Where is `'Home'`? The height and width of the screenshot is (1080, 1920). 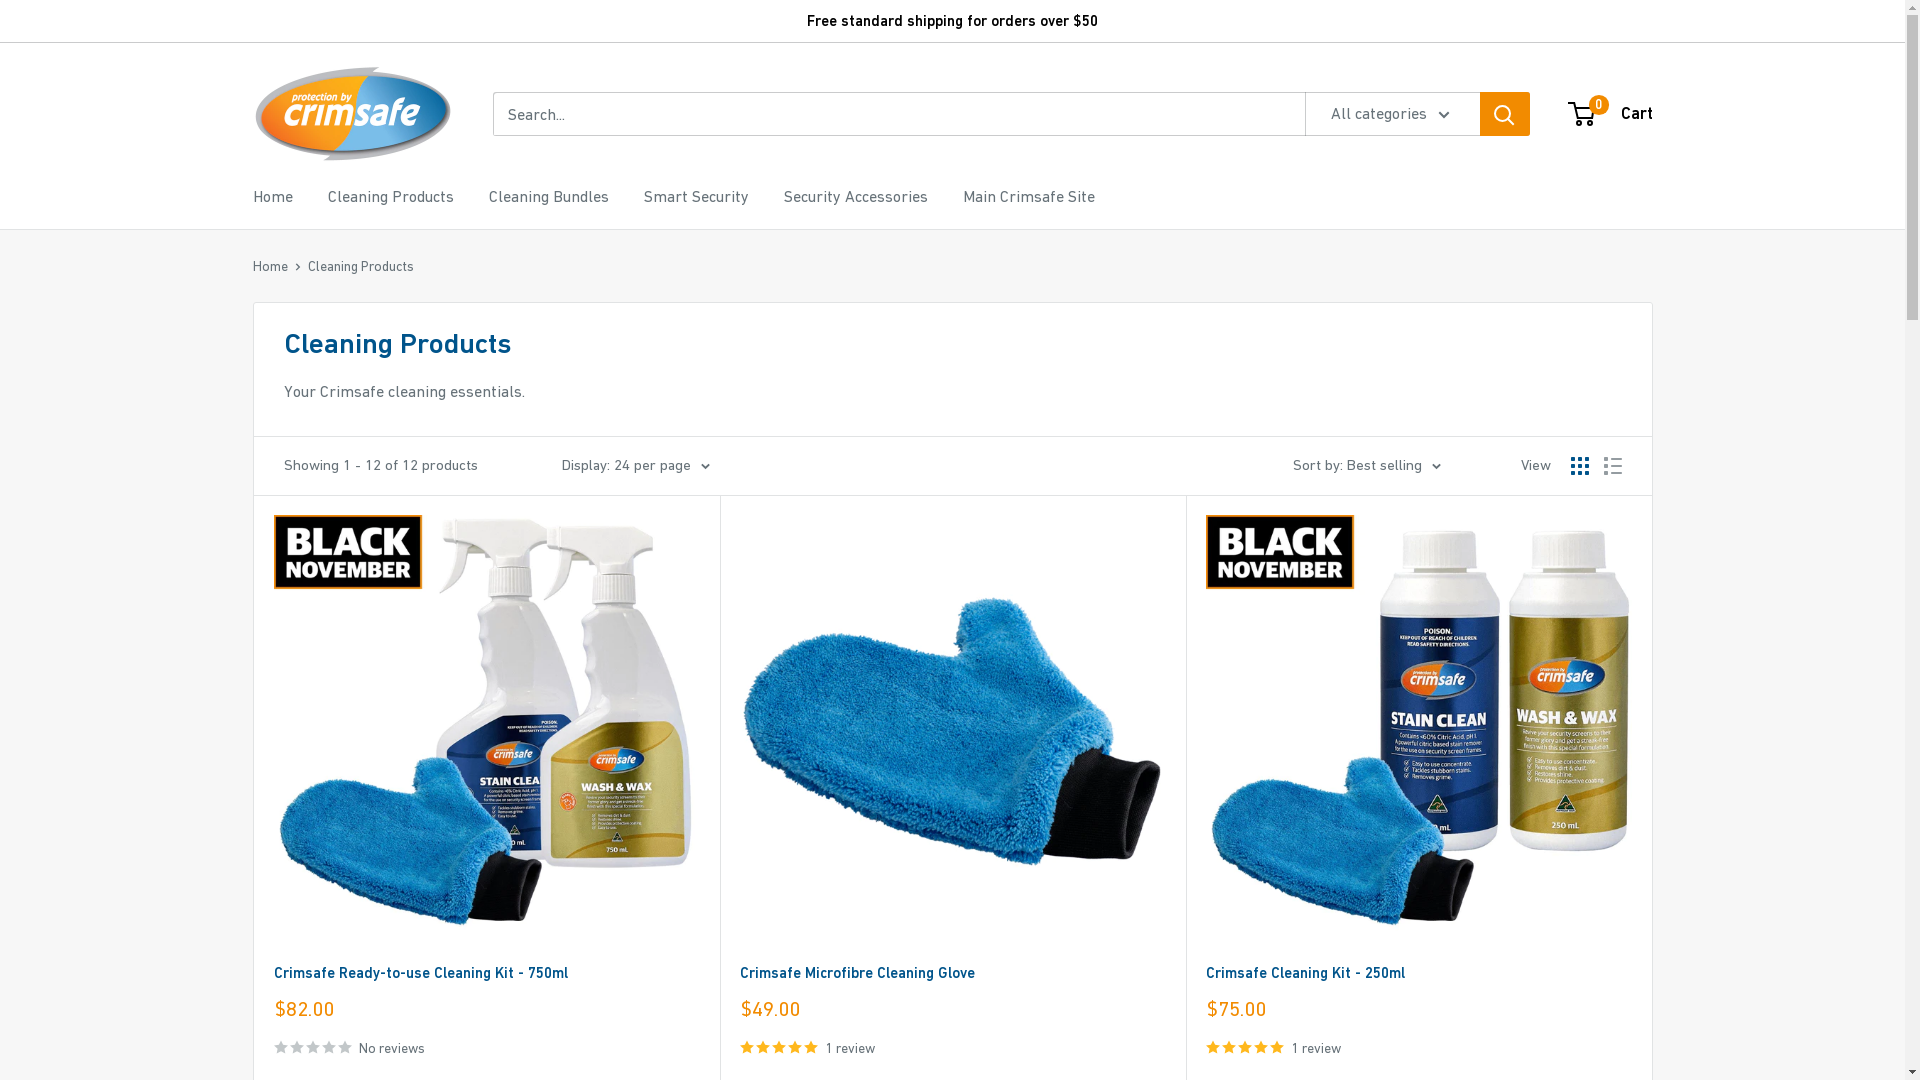 'Home' is located at coordinates (251, 196).